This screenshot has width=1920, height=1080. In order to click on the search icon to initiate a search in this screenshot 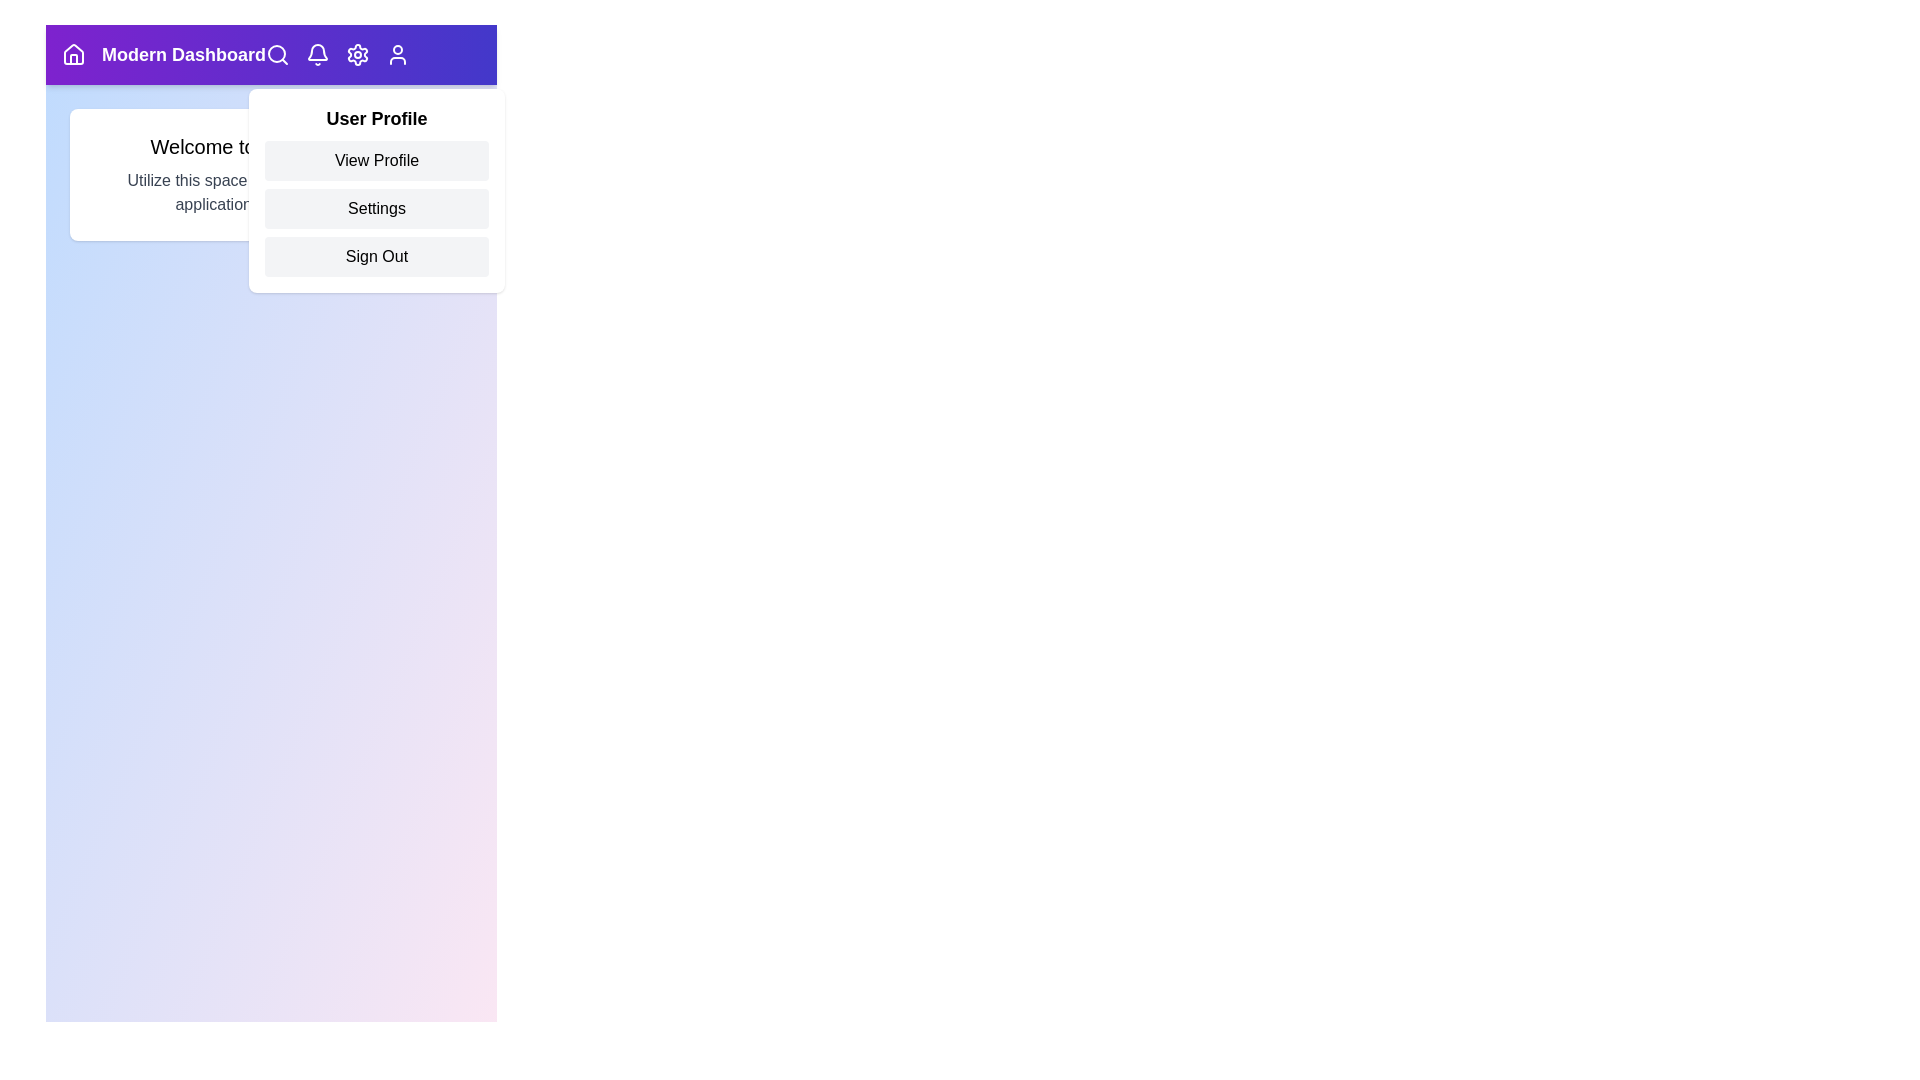, I will do `click(277, 53)`.